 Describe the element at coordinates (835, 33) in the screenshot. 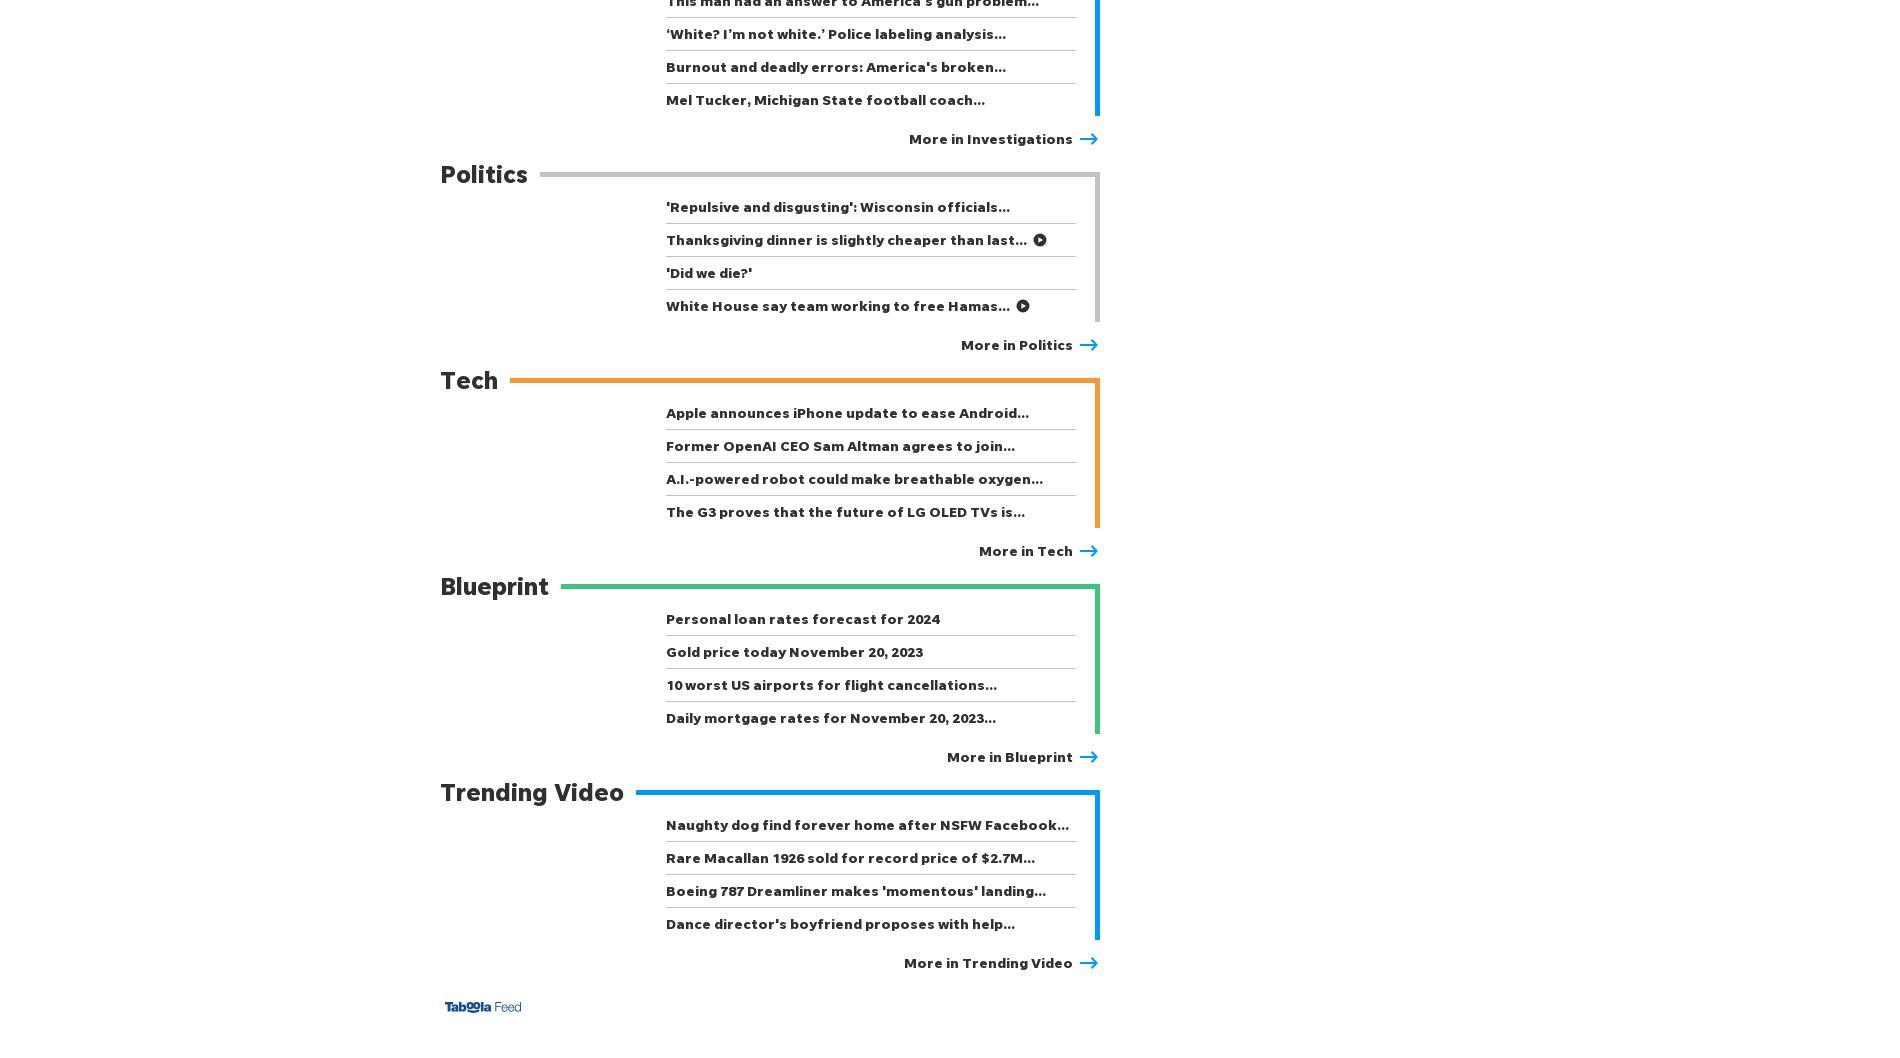

I see `'‘White? I’m not white.’ Police labeling analysis…'` at that location.